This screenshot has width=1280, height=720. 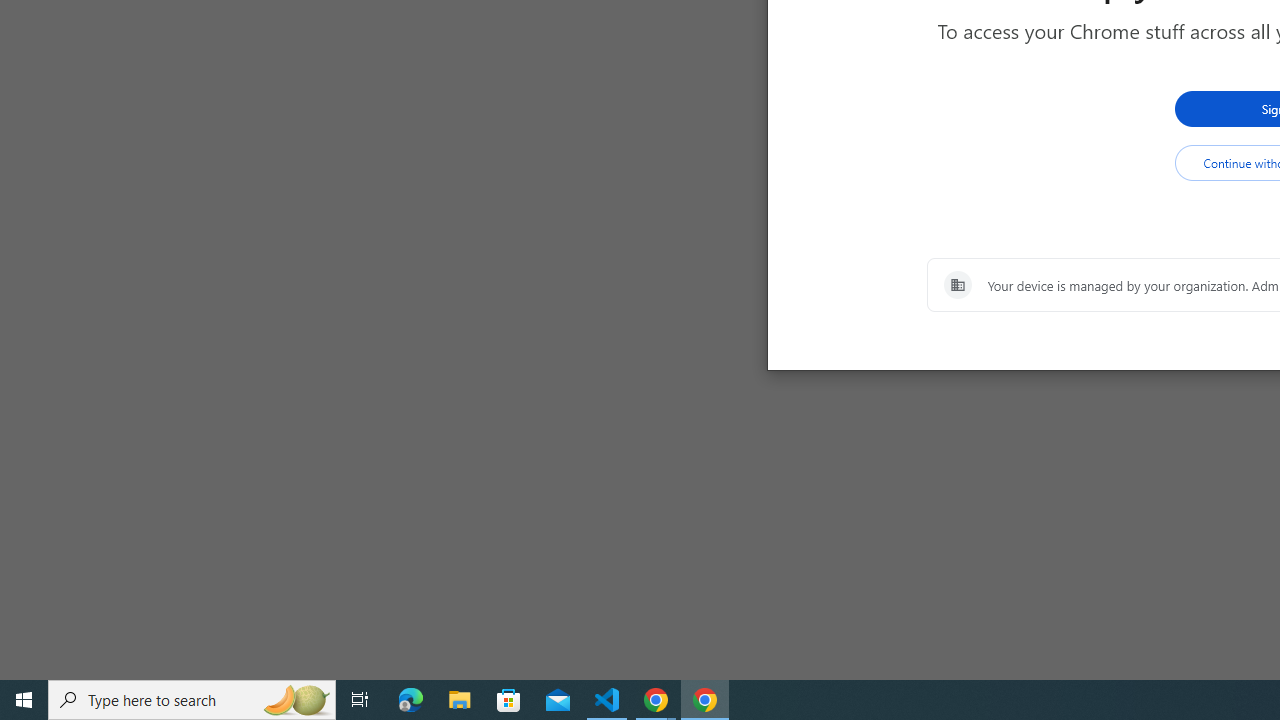 I want to click on 'Microsoft Edge', so click(x=410, y=698).